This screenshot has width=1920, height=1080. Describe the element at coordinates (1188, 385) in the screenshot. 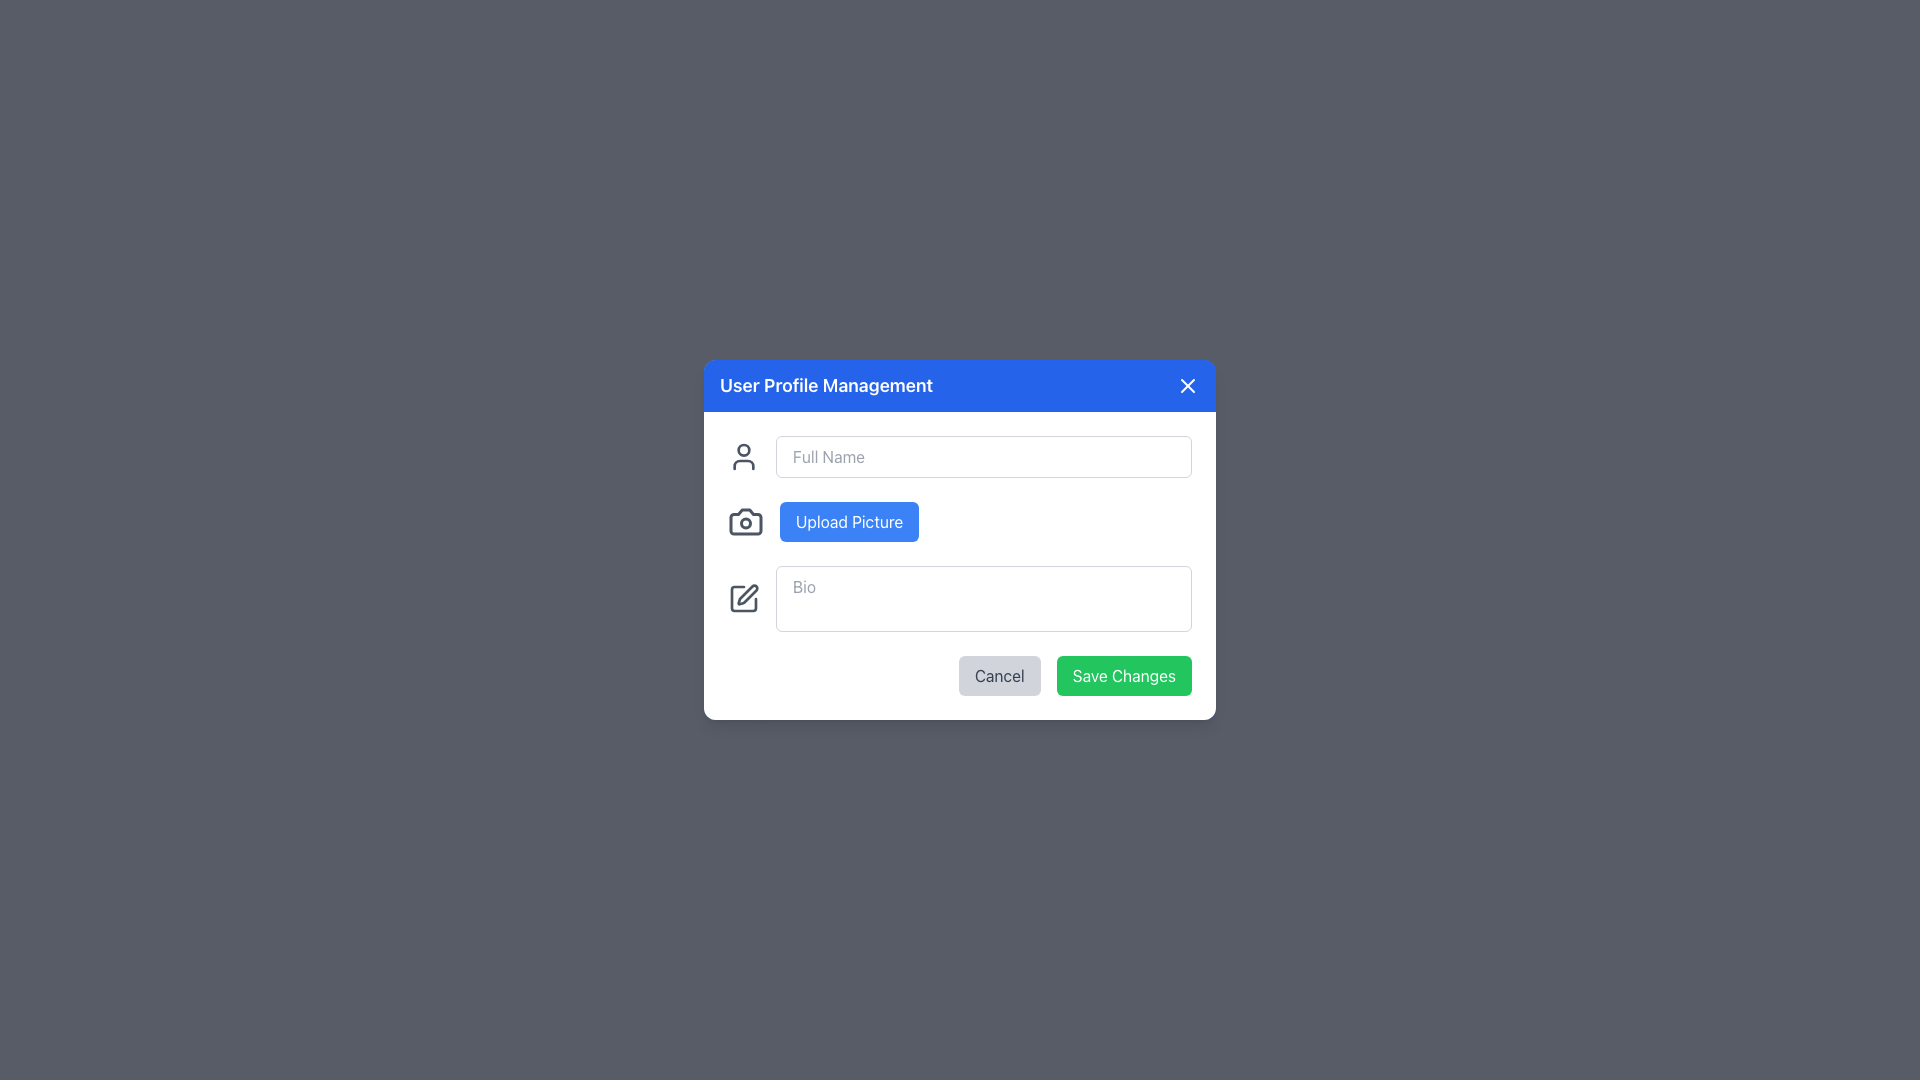

I see `the close button (X icon) in the top-right corner of the blue header section of the modal dialog` at that location.